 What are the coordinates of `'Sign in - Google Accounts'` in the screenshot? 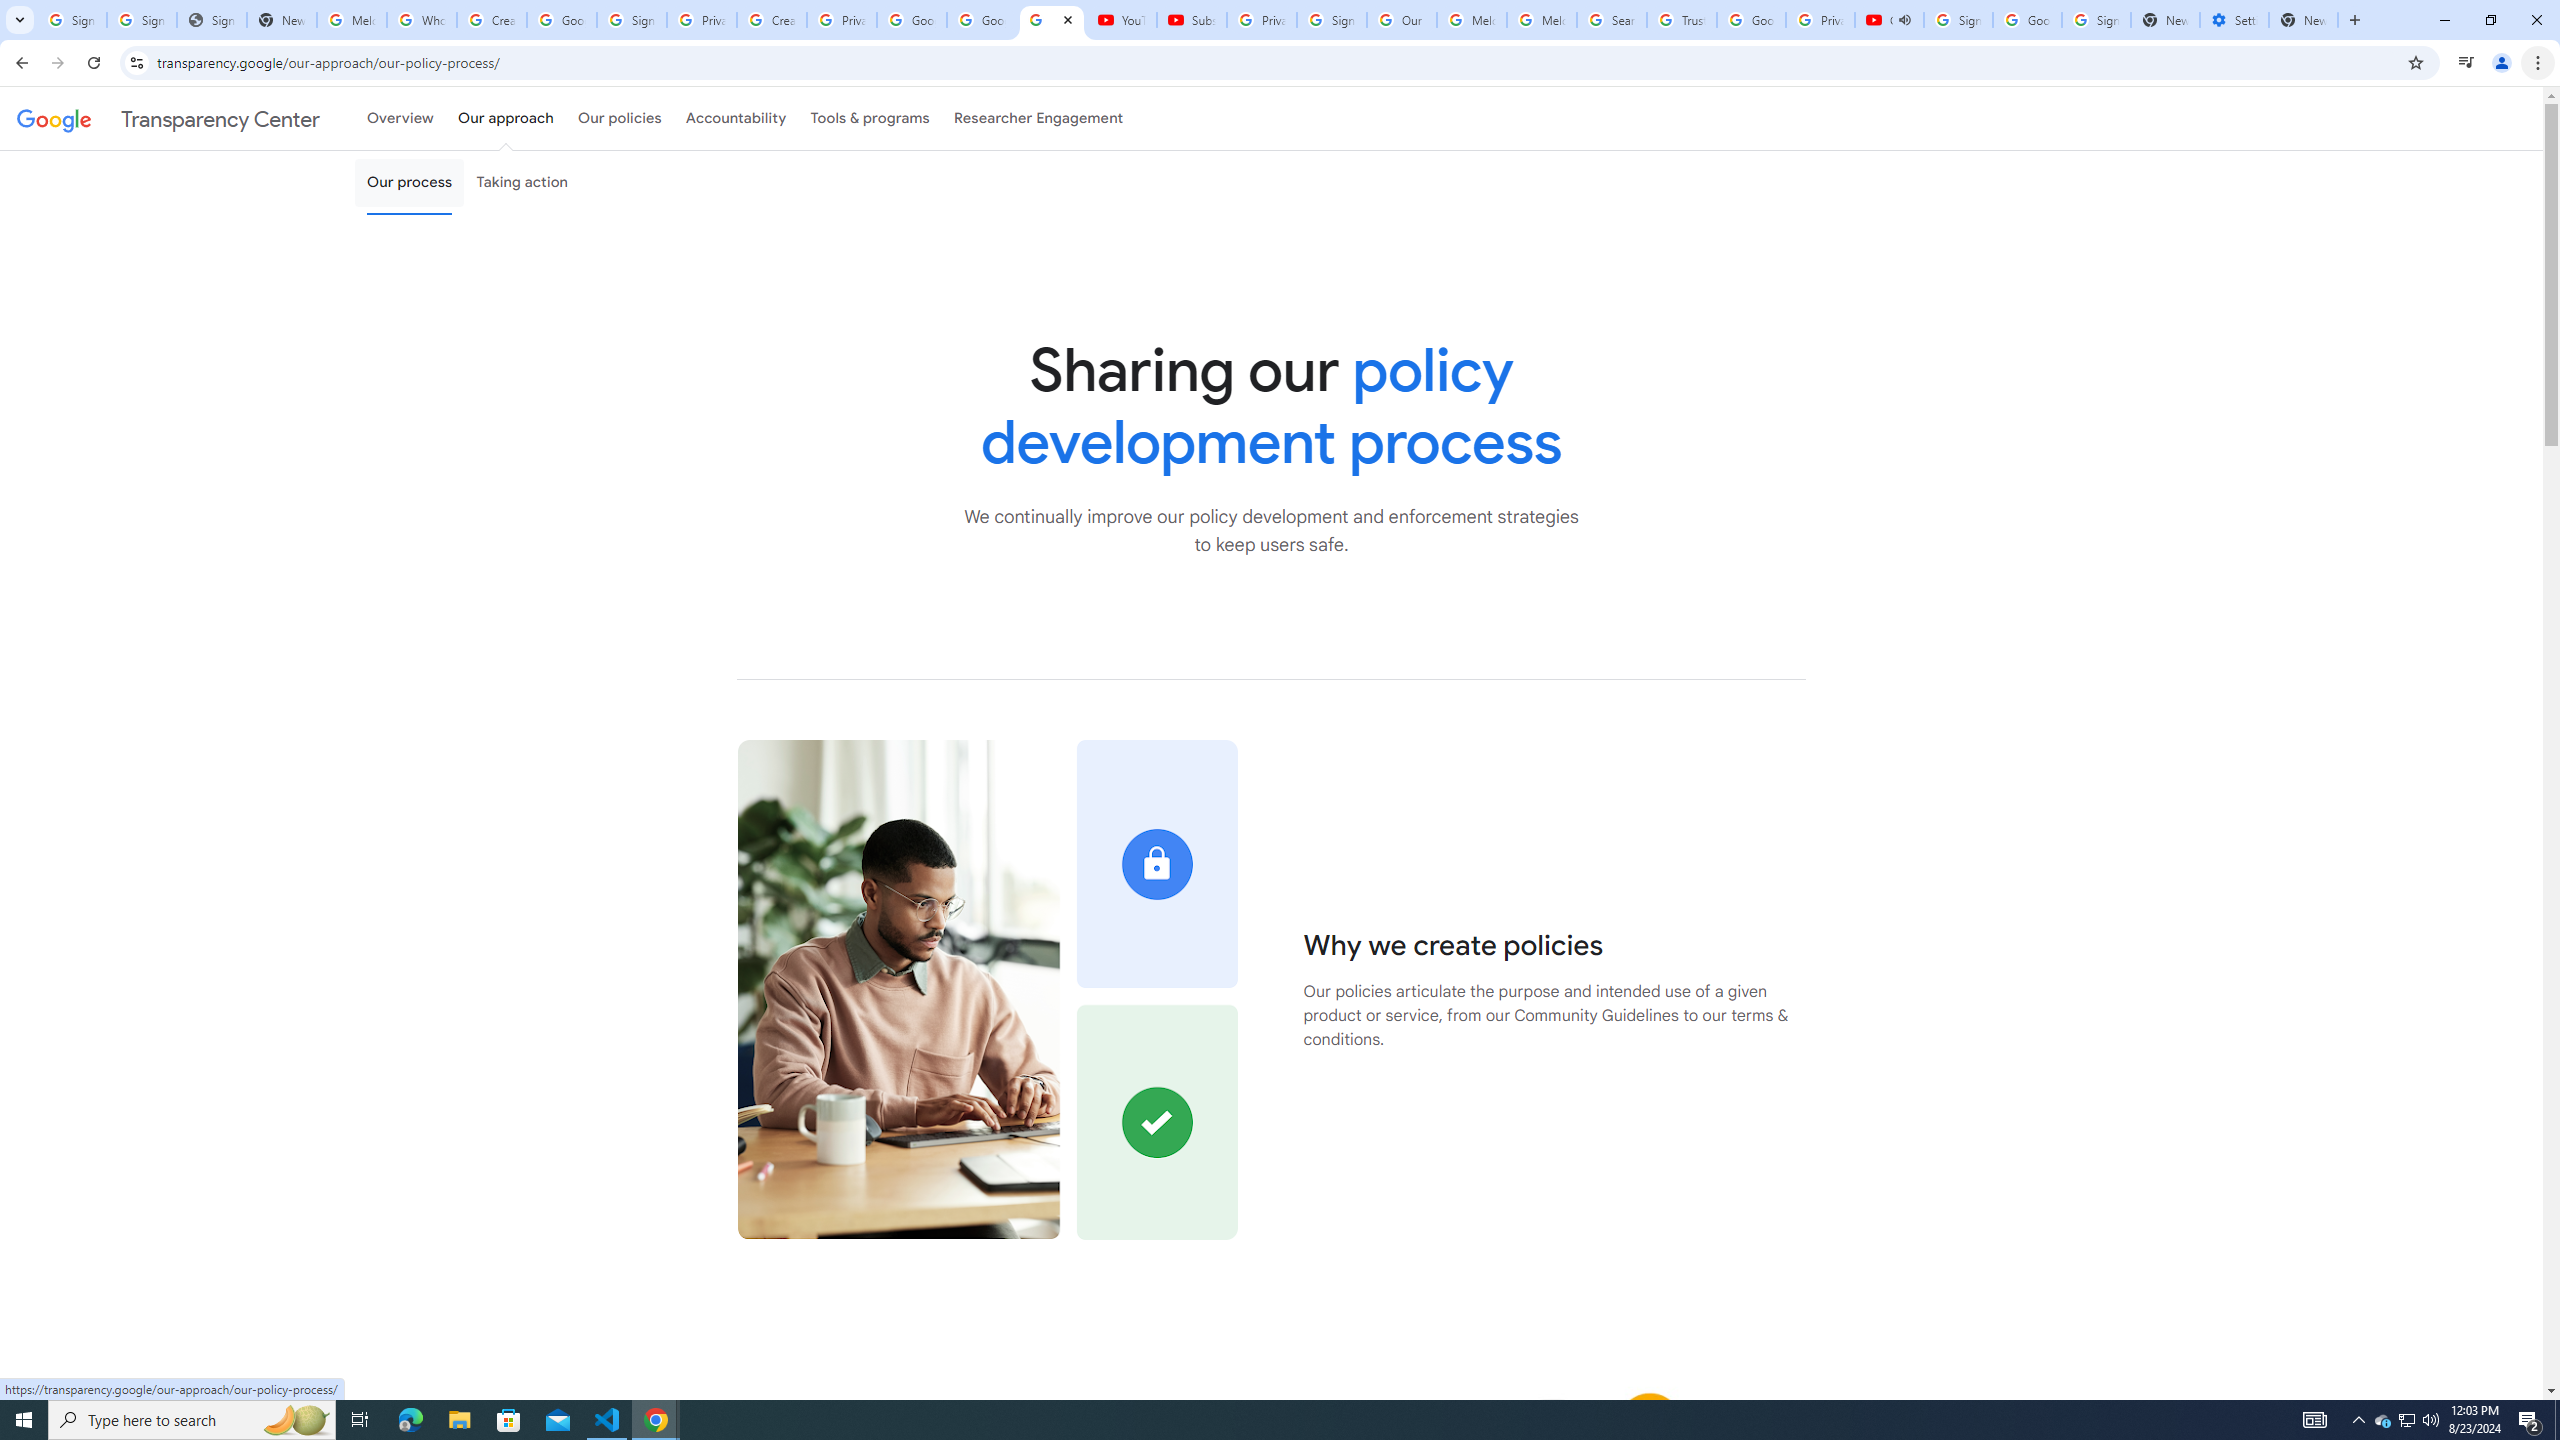 It's located at (1957, 19).